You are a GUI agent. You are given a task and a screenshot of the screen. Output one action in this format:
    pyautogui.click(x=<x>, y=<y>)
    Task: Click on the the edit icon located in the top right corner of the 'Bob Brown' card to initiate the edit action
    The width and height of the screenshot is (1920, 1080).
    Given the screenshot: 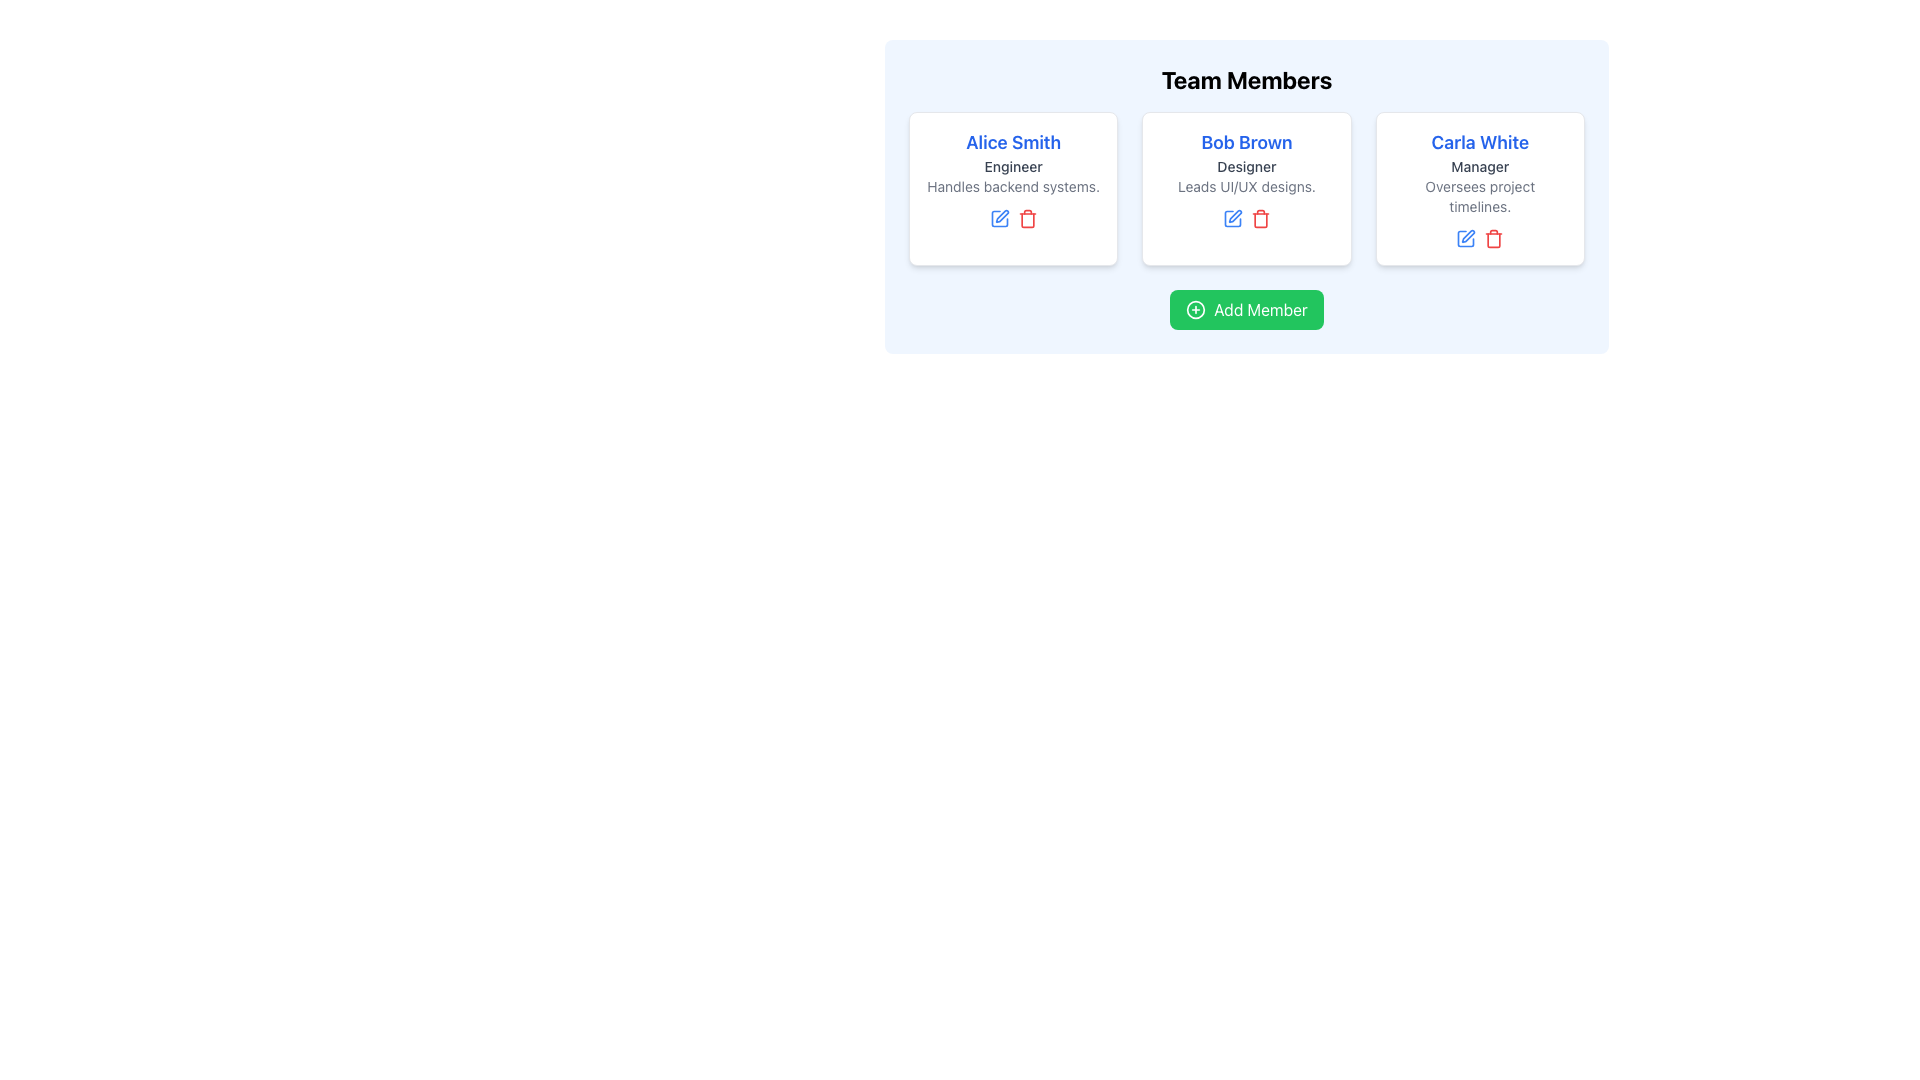 What is the action you would take?
    pyautogui.click(x=1234, y=216)
    